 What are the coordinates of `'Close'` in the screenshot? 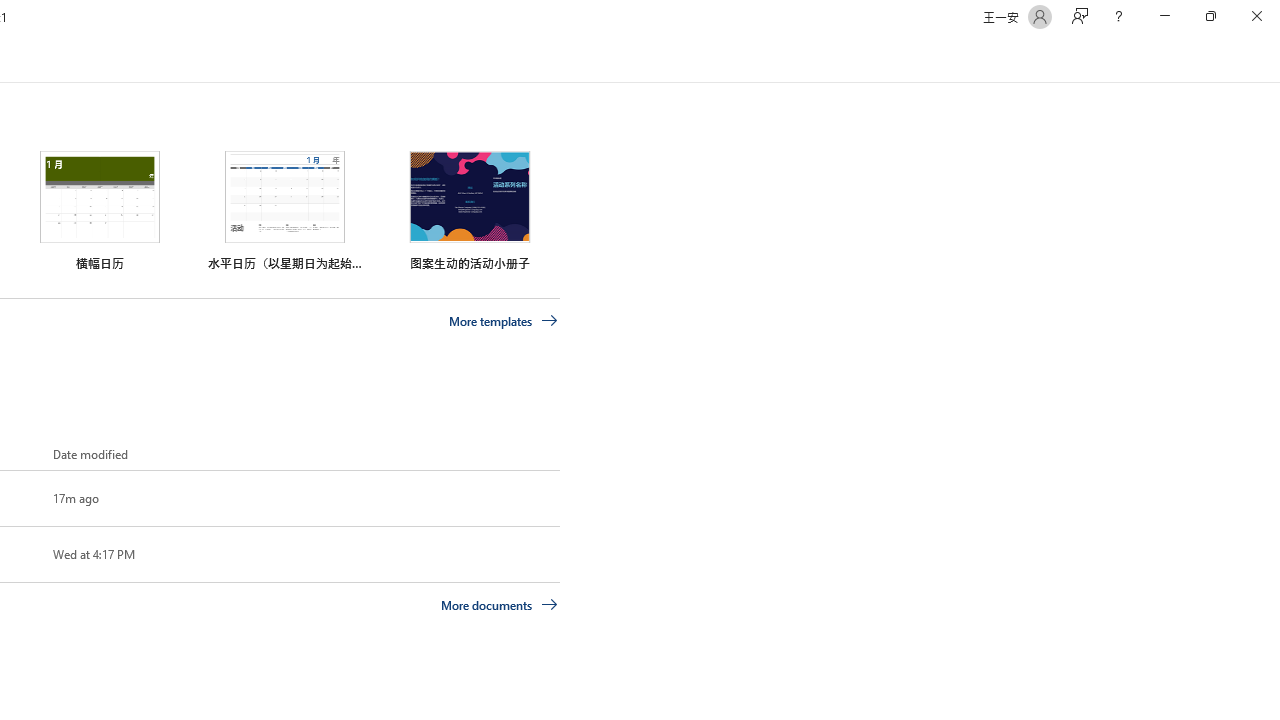 It's located at (1255, 16).